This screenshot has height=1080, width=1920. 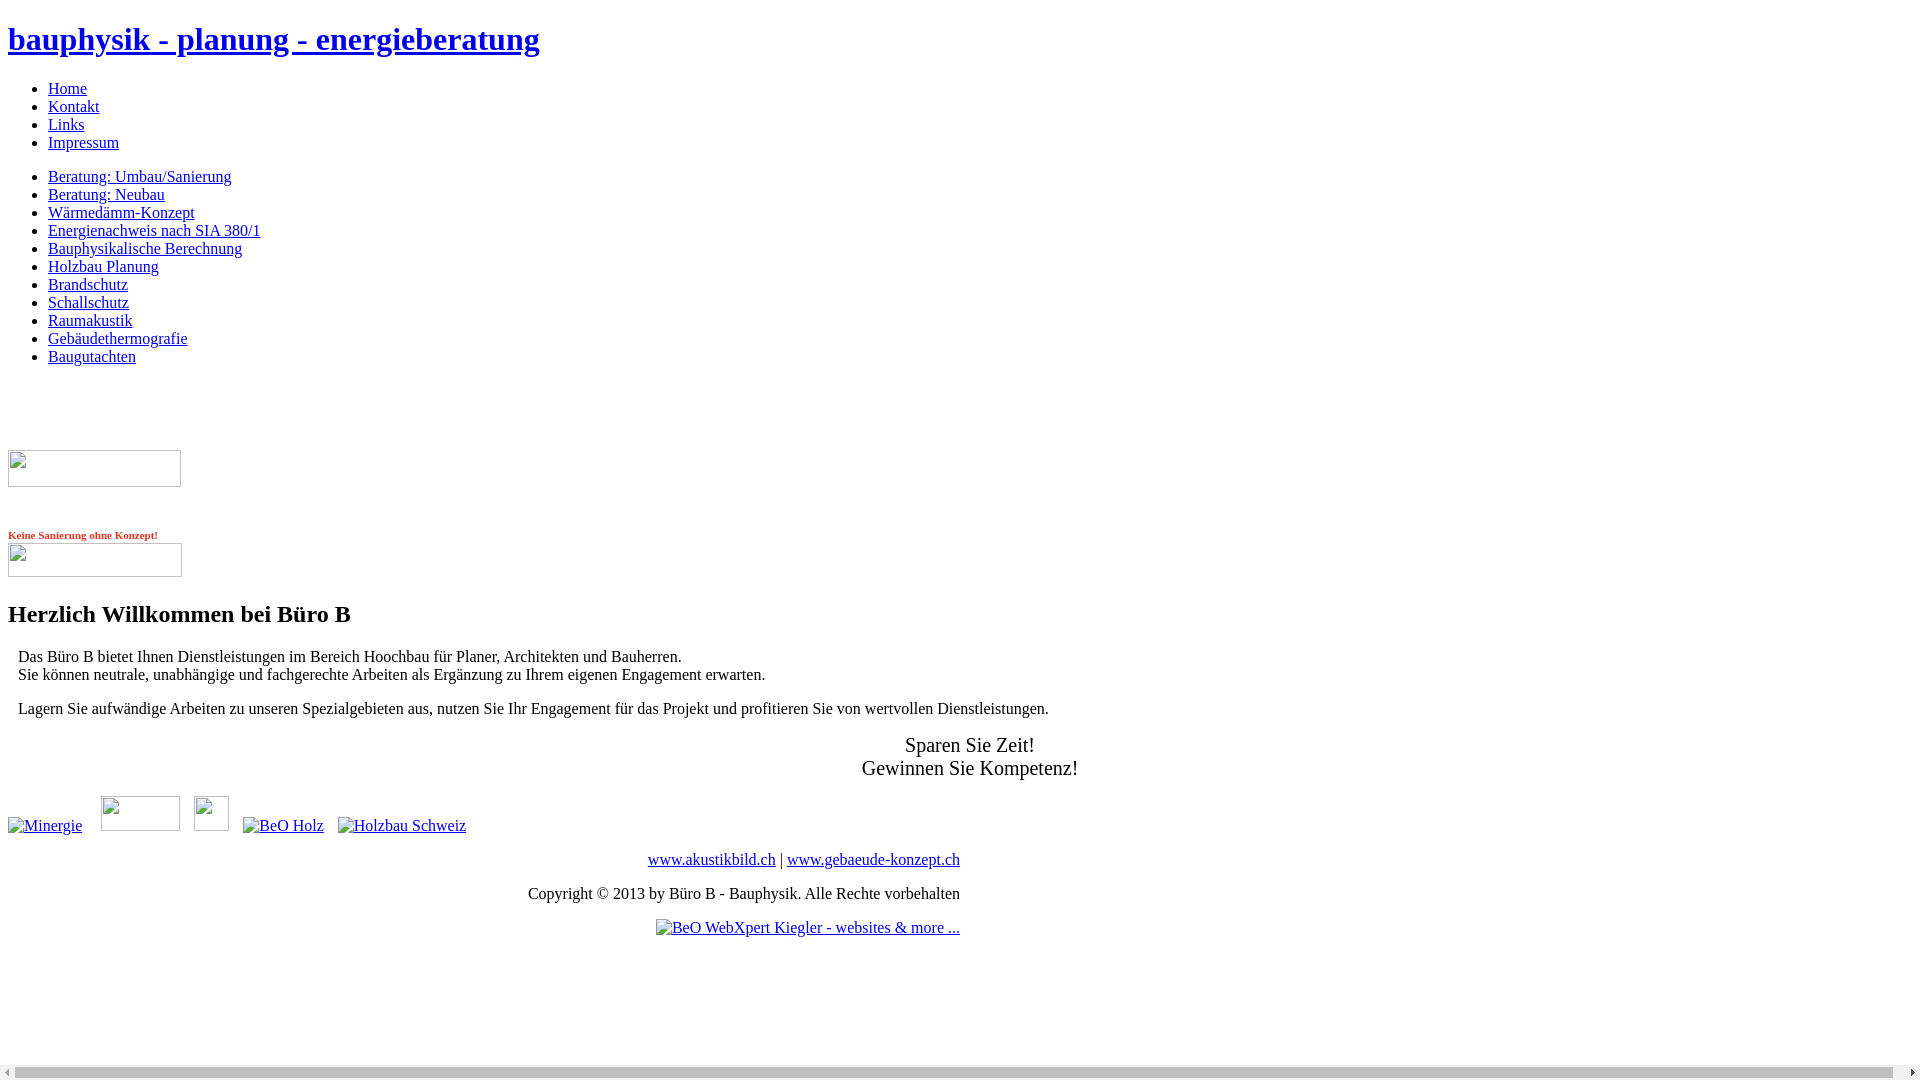 I want to click on 'www.akustikbild.ch', so click(x=711, y=858).